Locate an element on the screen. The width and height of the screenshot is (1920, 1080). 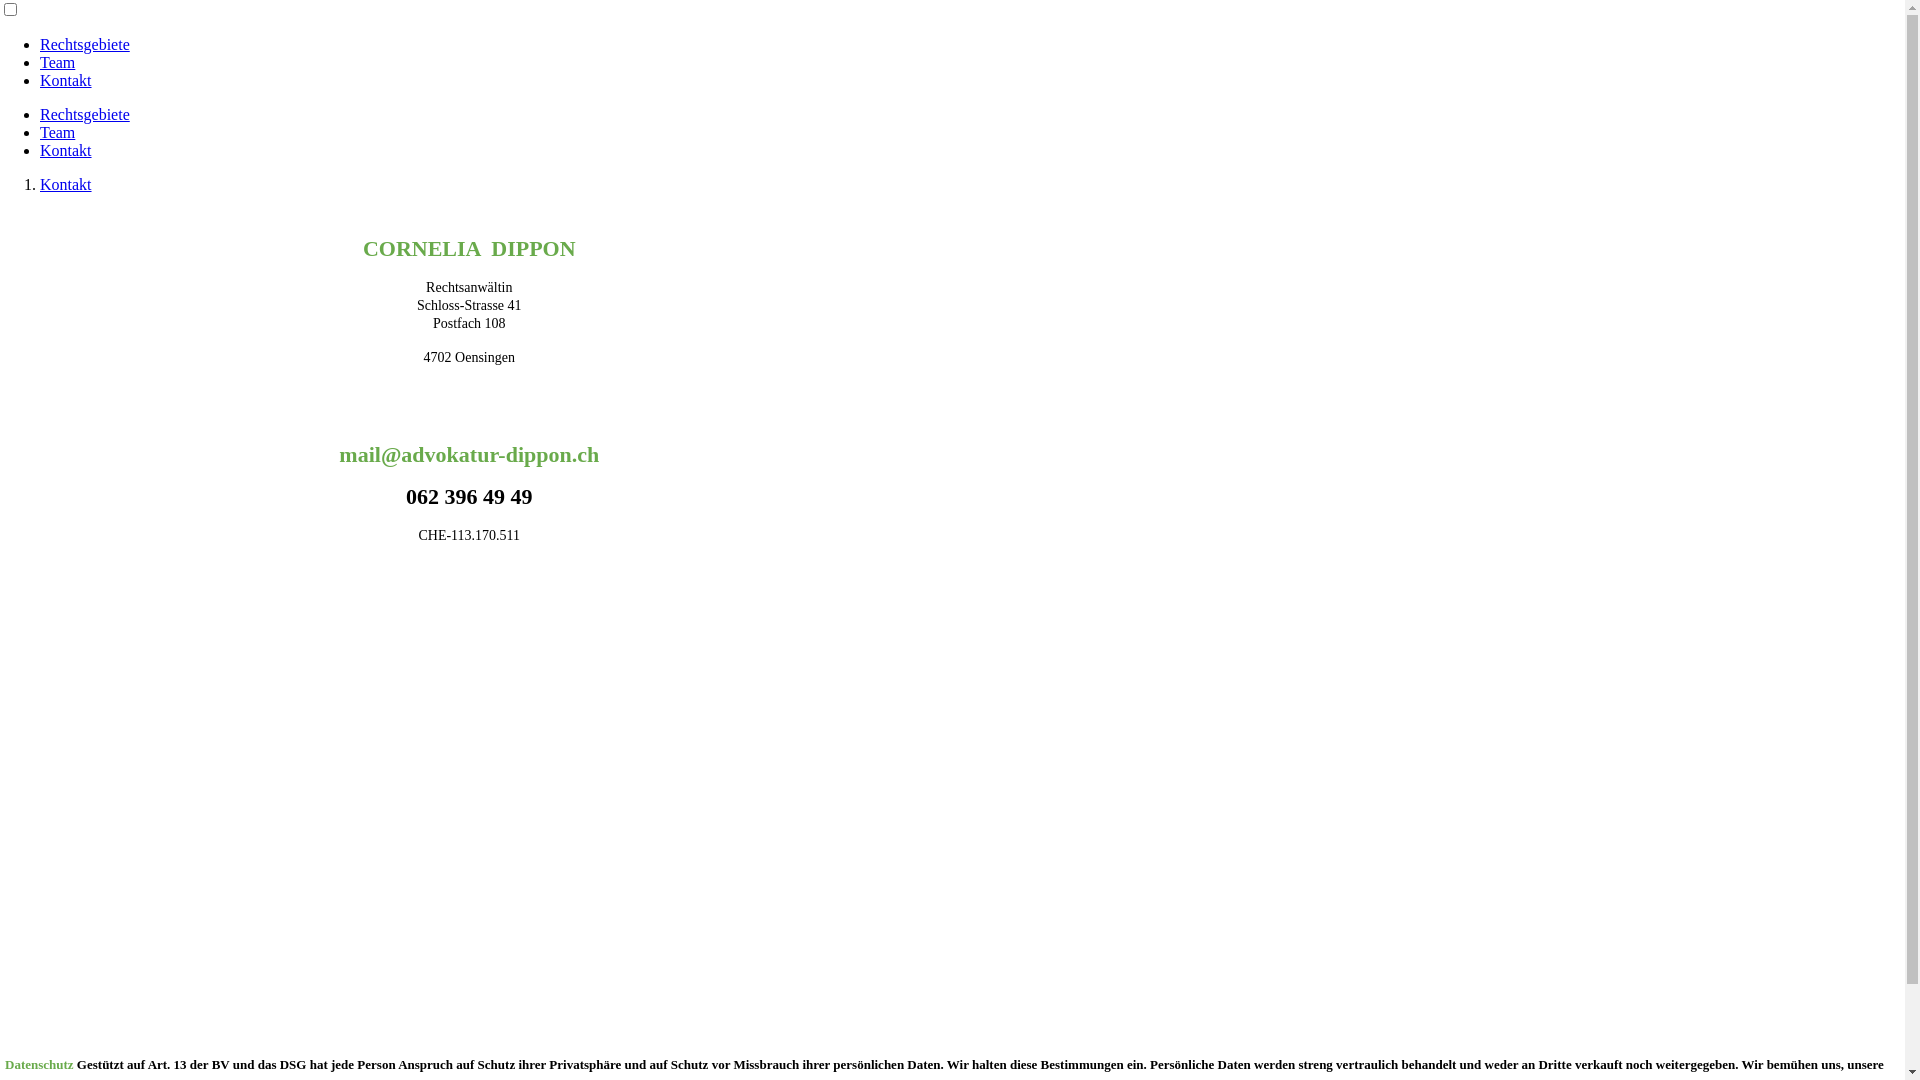
'Kontakt' is located at coordinates (66, 149).